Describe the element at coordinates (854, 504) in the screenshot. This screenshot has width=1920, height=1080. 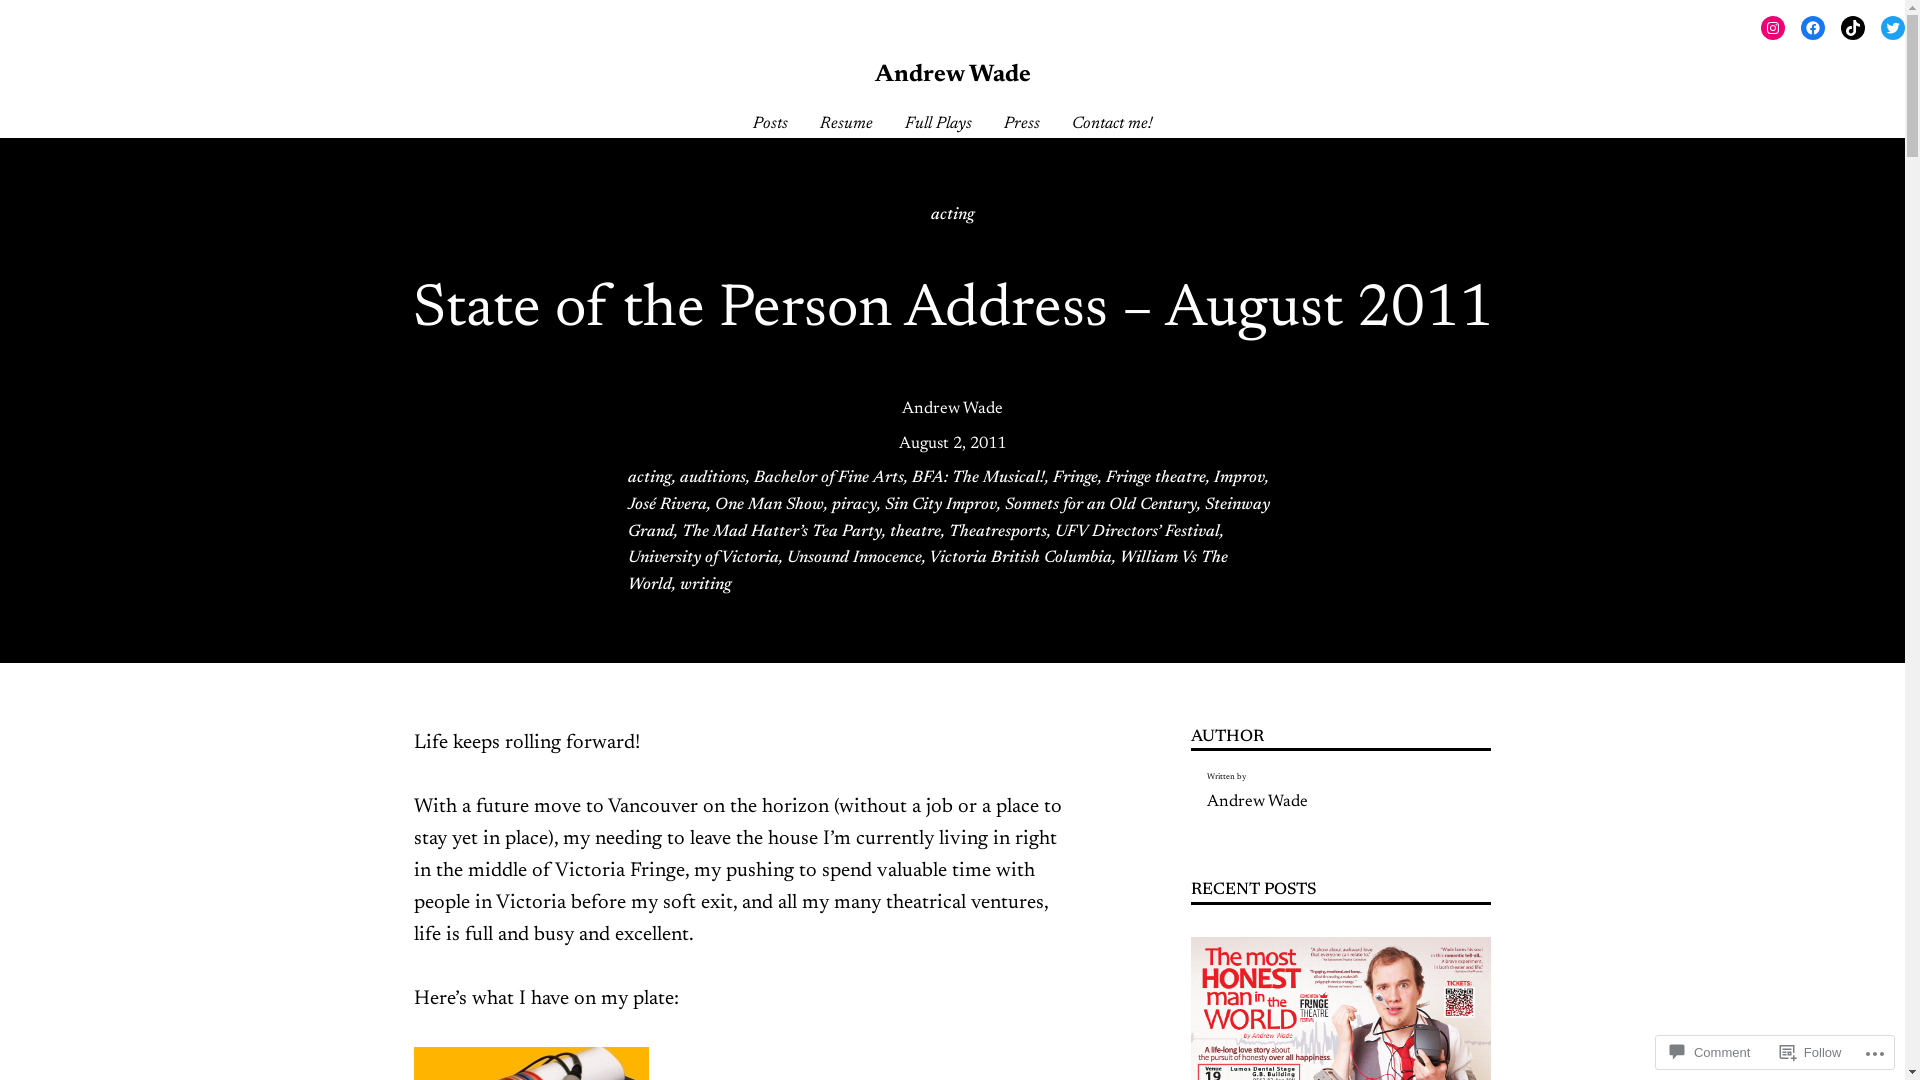
I see `'piracy'` at that location.